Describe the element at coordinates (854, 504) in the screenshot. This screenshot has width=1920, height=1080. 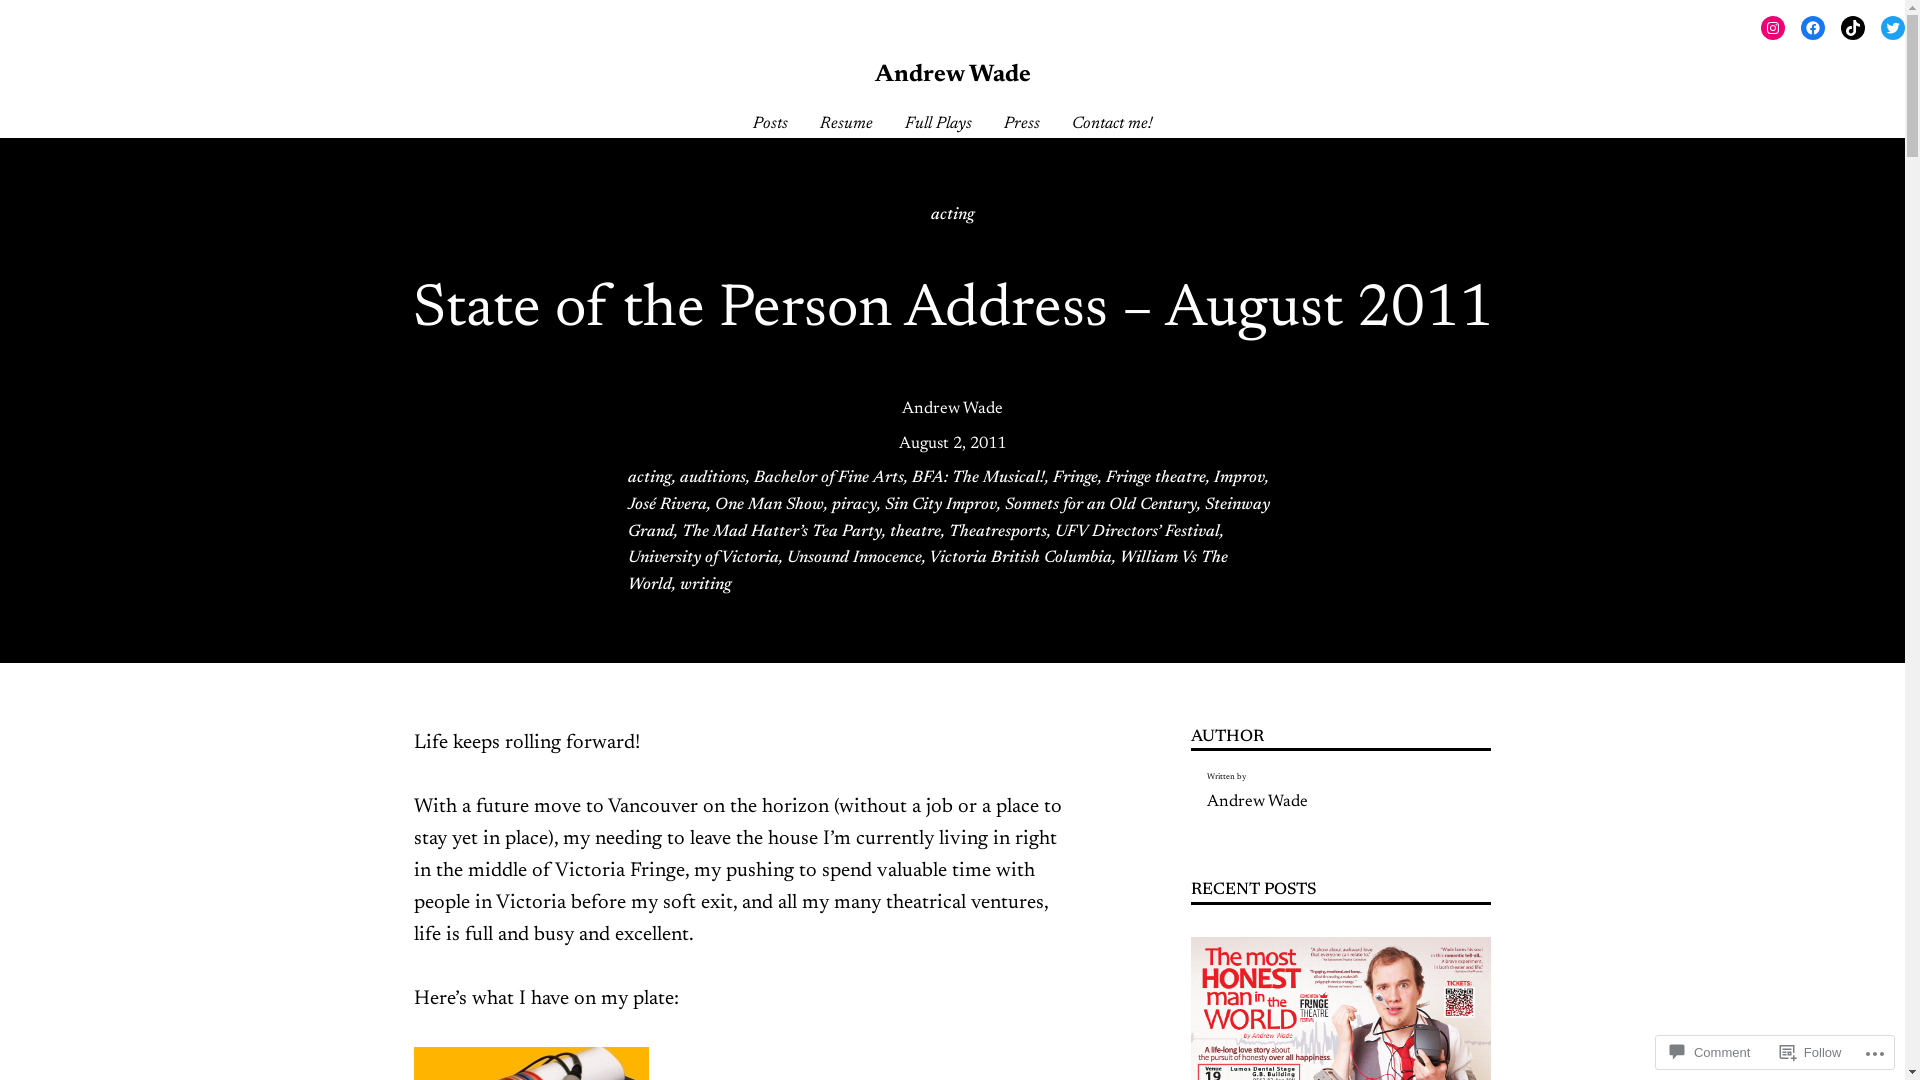
I see `'piracy'` at that location.